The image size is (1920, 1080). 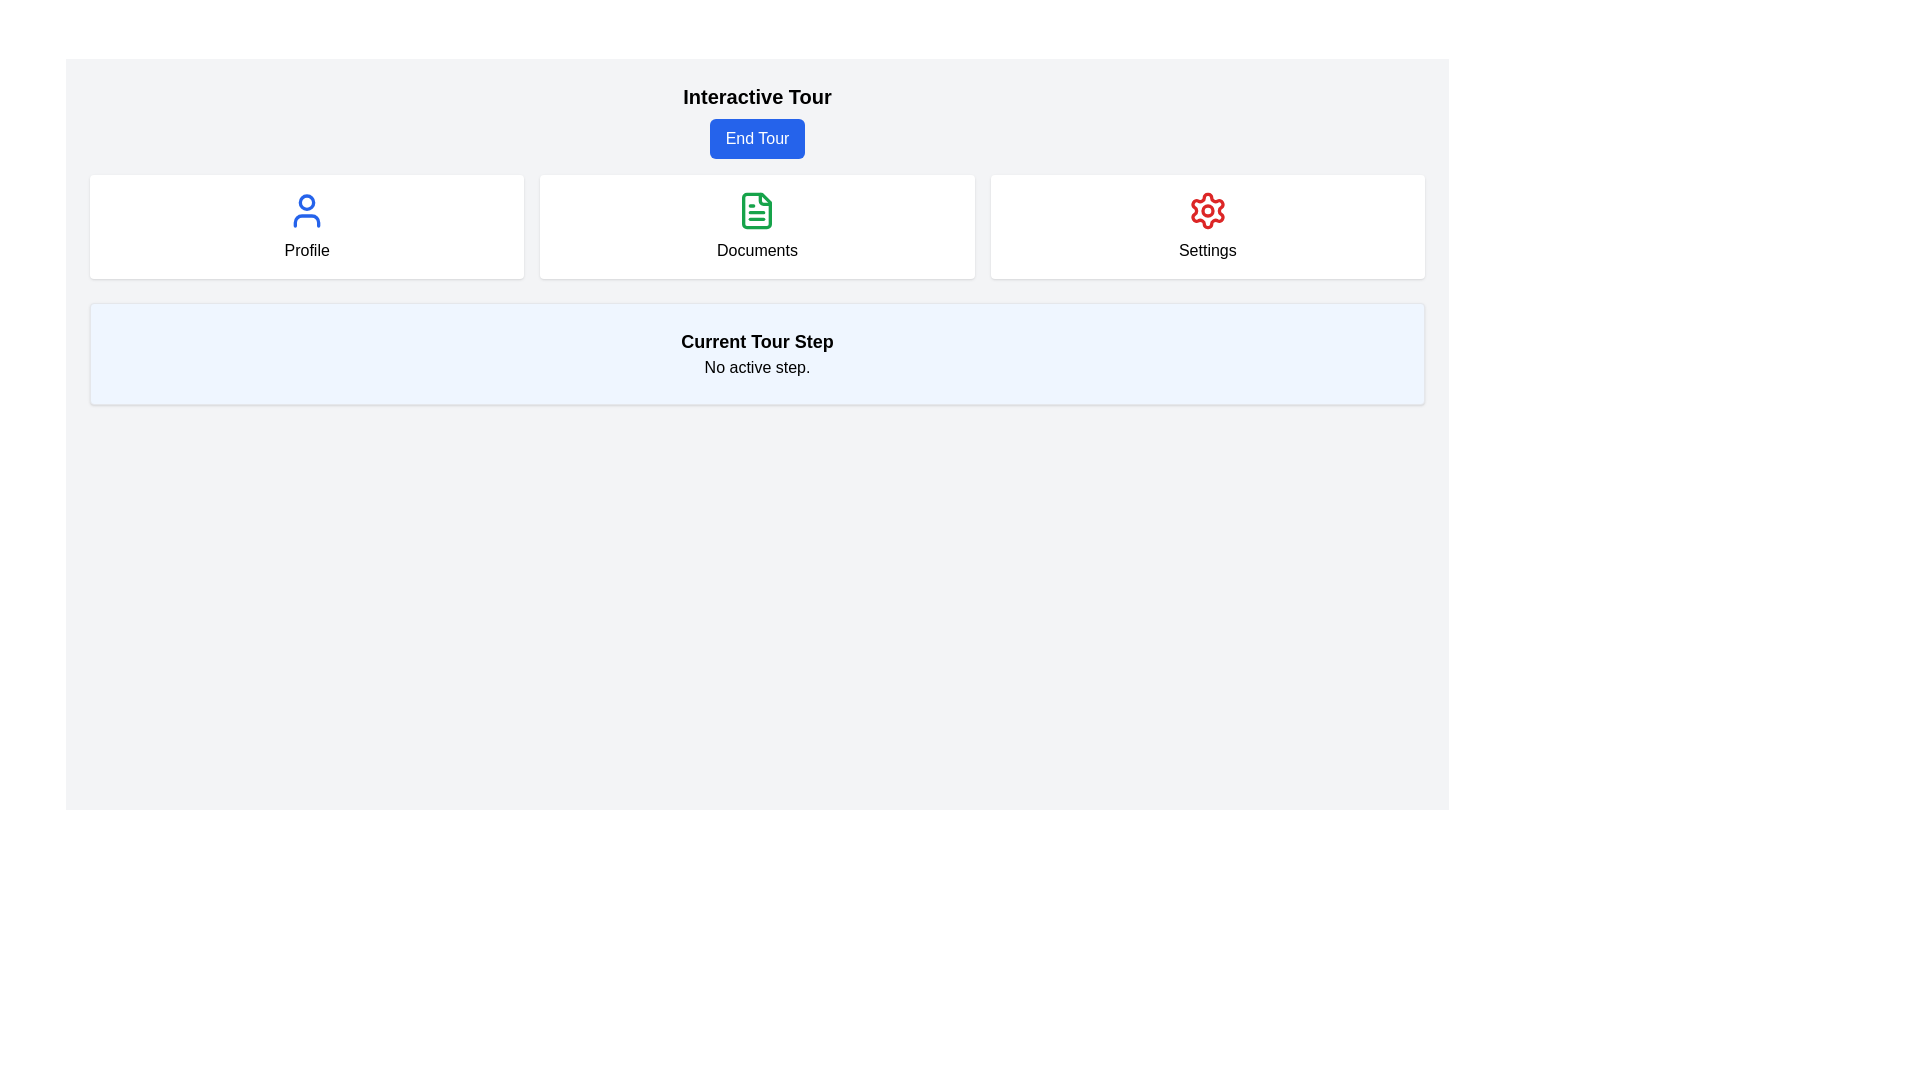 What do you see at coordinates (306, 202) in the screenshot?
I see `the decorative element that symbolizes a user profile, which is positioned above the 'Profile' text label in the top-left section of the interface` at bounding box center [306, 202].